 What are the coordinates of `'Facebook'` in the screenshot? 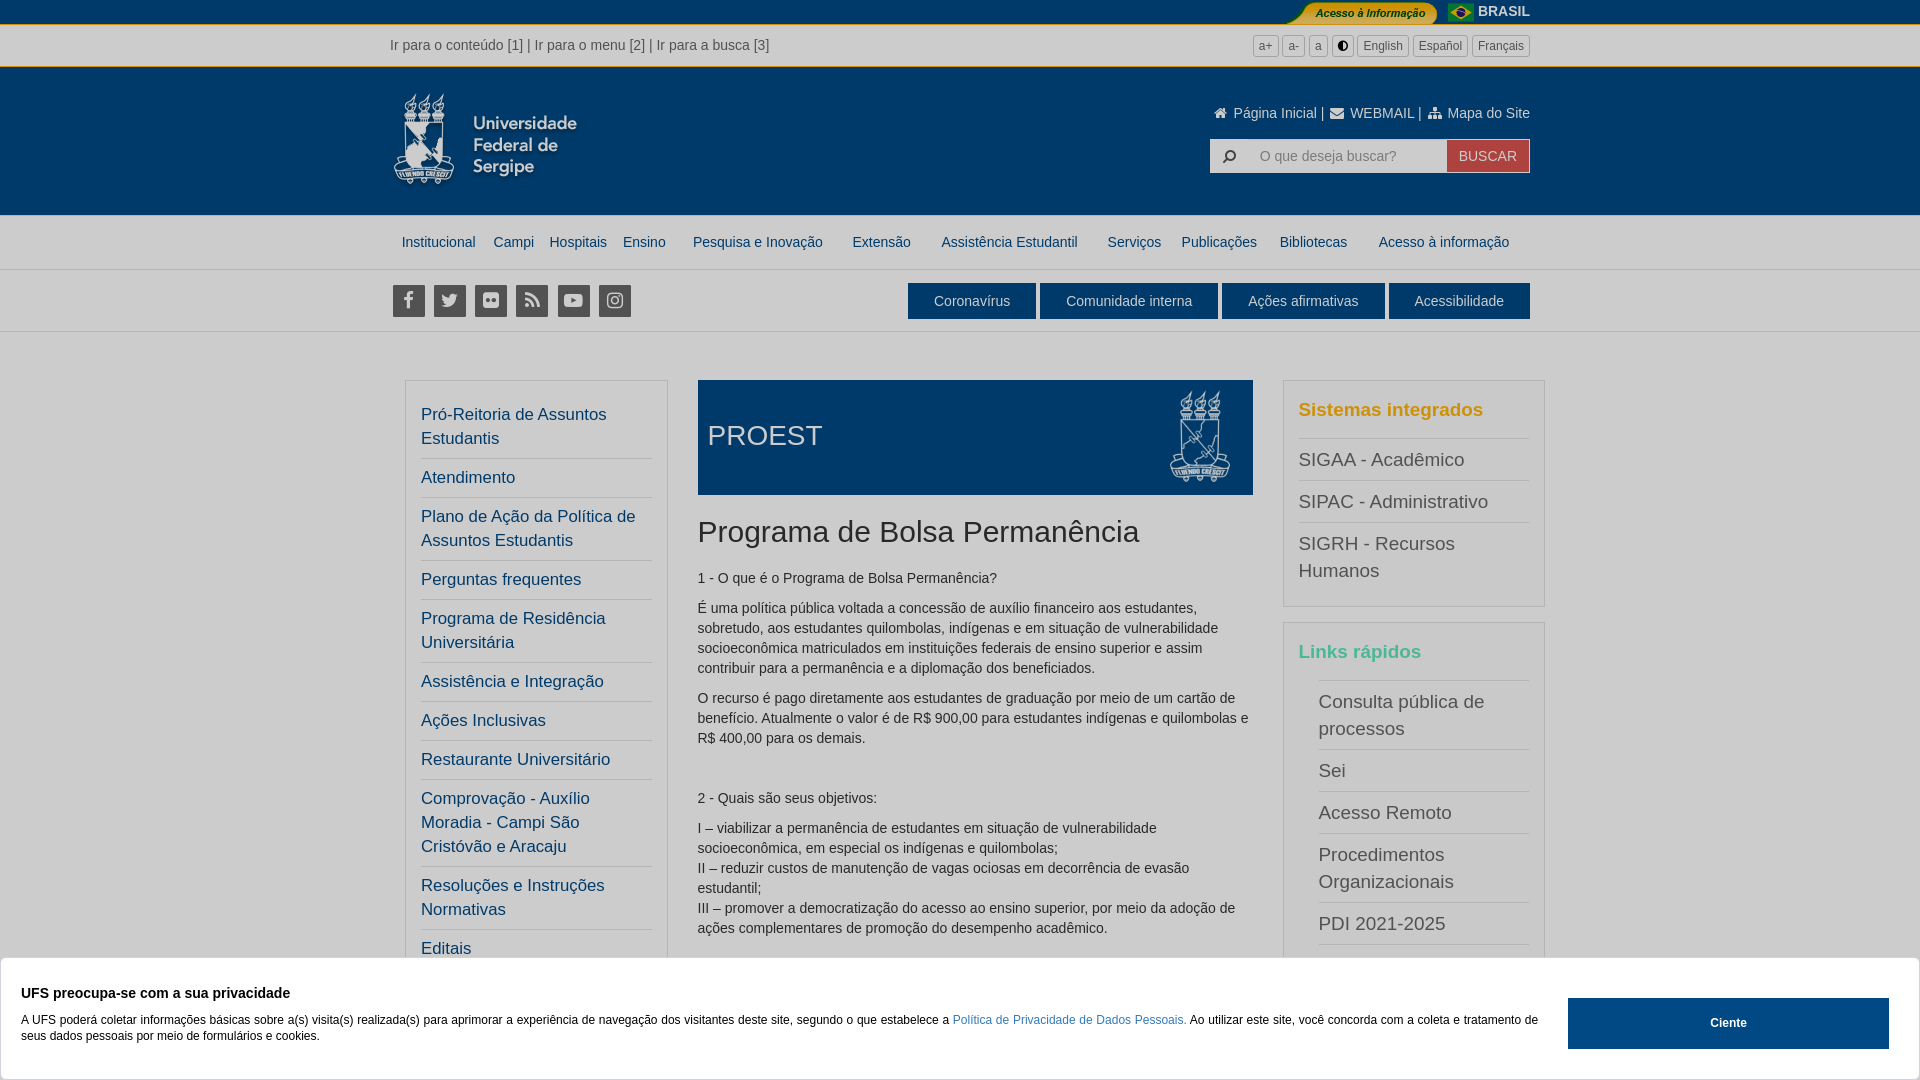 It's located at (407, 300).